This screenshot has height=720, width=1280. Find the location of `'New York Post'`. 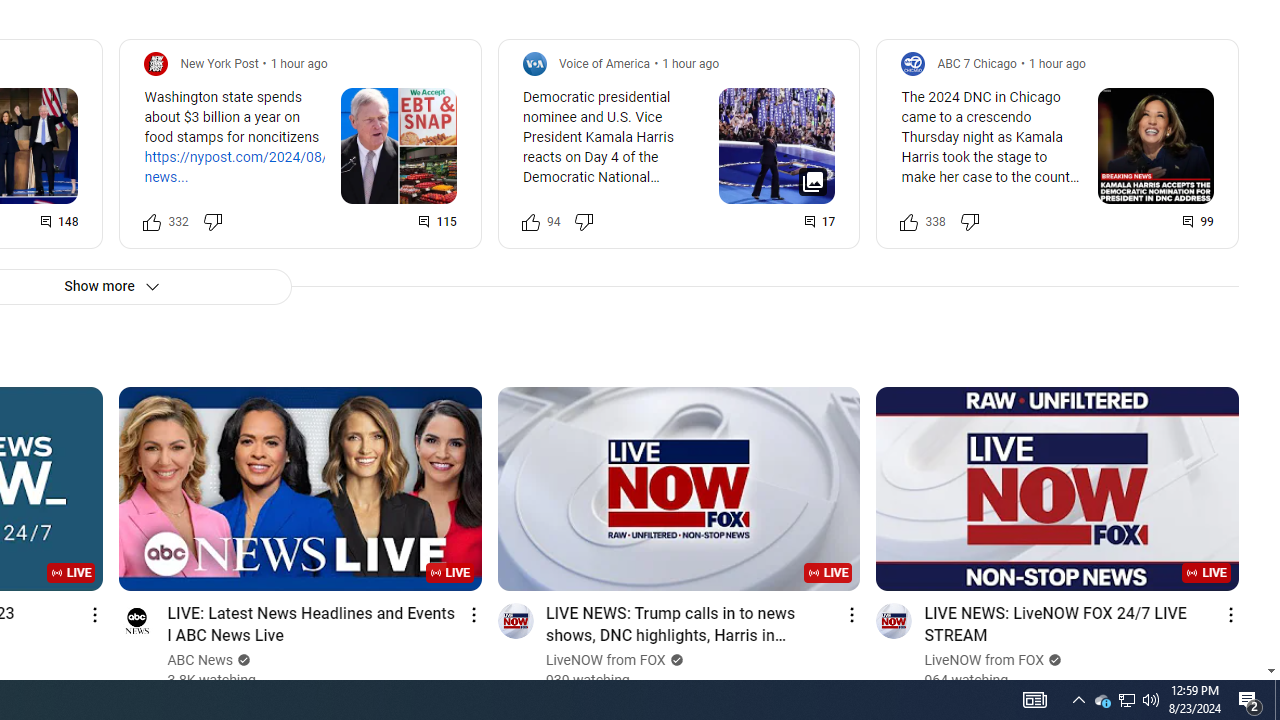

'New York Post' is located at coordinates (219, 62).